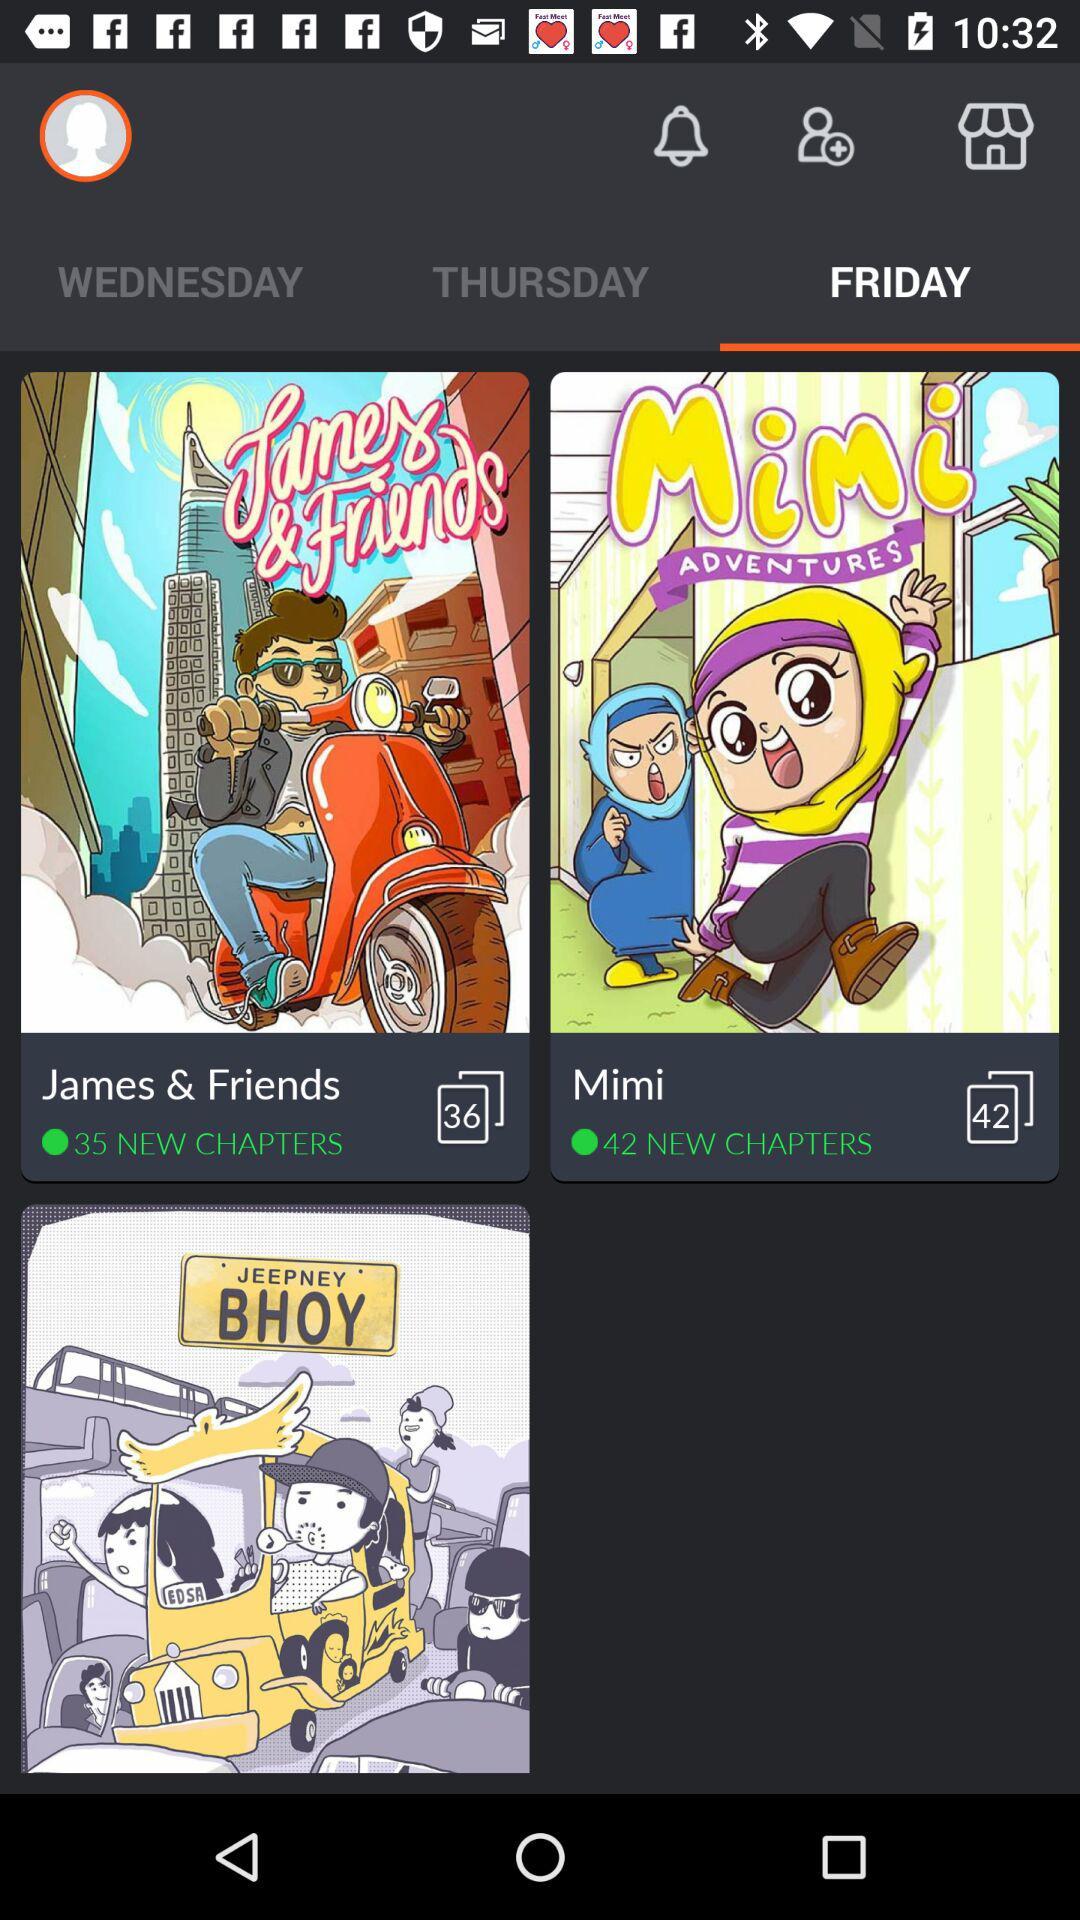 Image resolution: width=1080 pixels, height=1920 pixels. What do you see at coordinates (540, 279) in the screenshot?
I see `the app to the right of the wednesday  app` at bounding box center [540, 279].